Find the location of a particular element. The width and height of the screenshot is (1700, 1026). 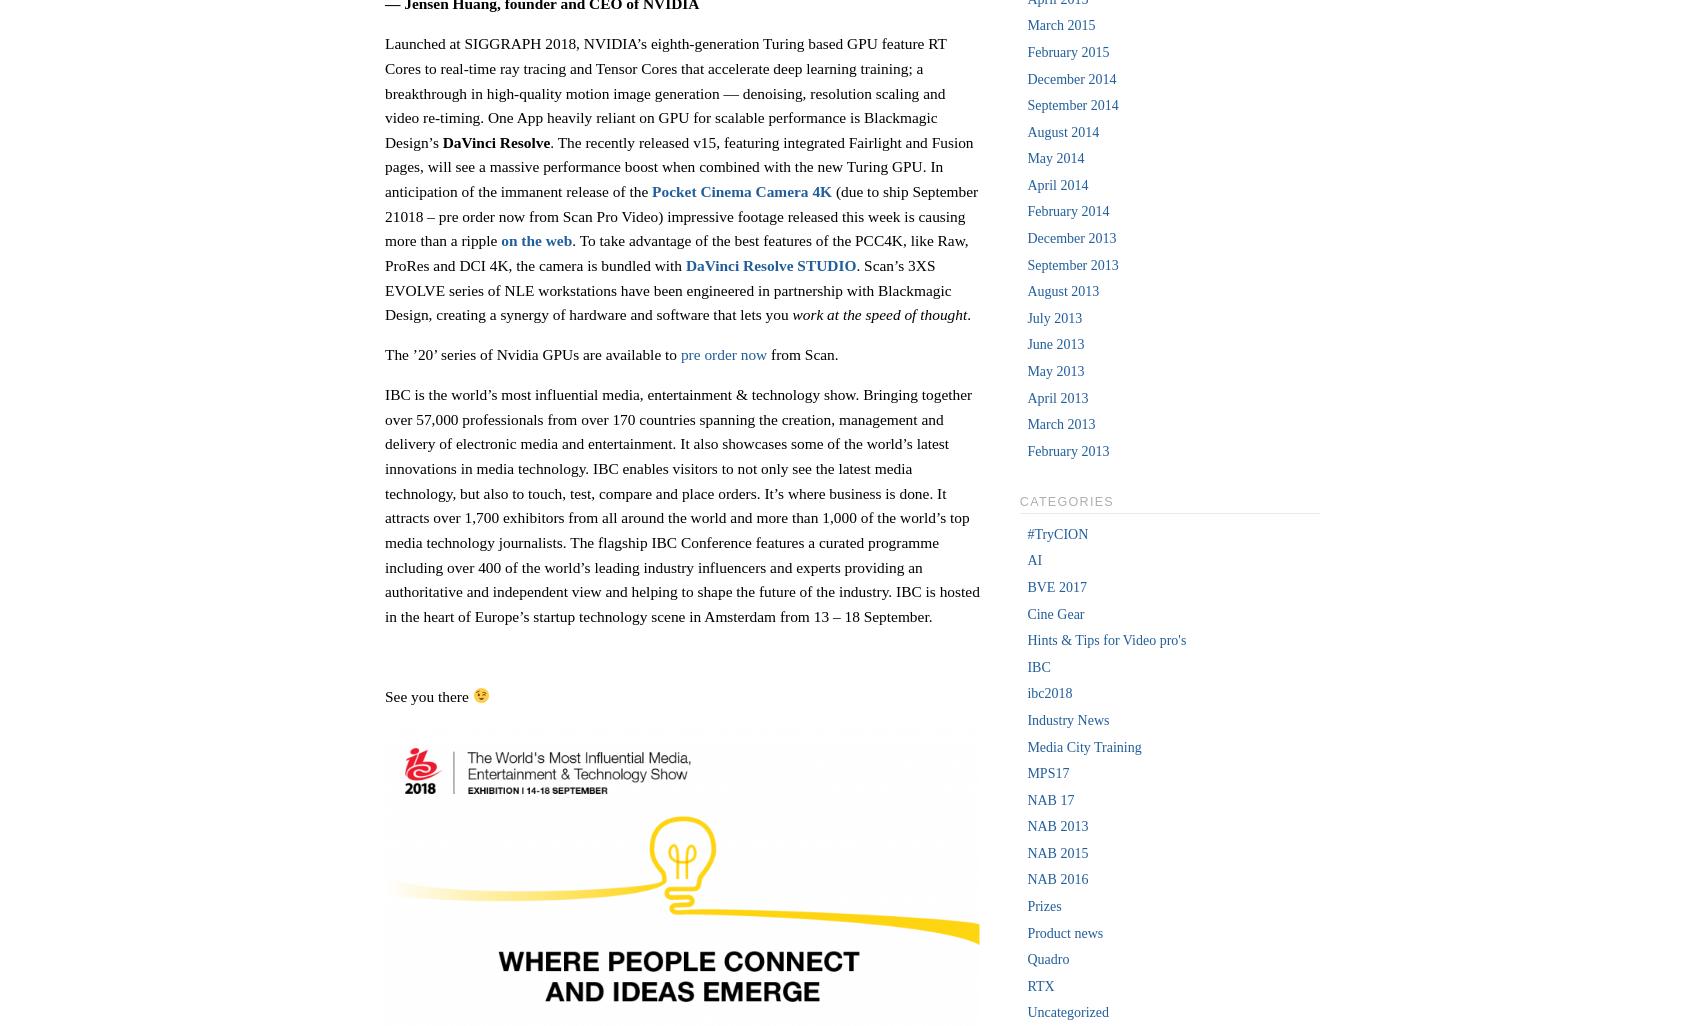

'Cine Gear' is located at coordinates (1054, 612).